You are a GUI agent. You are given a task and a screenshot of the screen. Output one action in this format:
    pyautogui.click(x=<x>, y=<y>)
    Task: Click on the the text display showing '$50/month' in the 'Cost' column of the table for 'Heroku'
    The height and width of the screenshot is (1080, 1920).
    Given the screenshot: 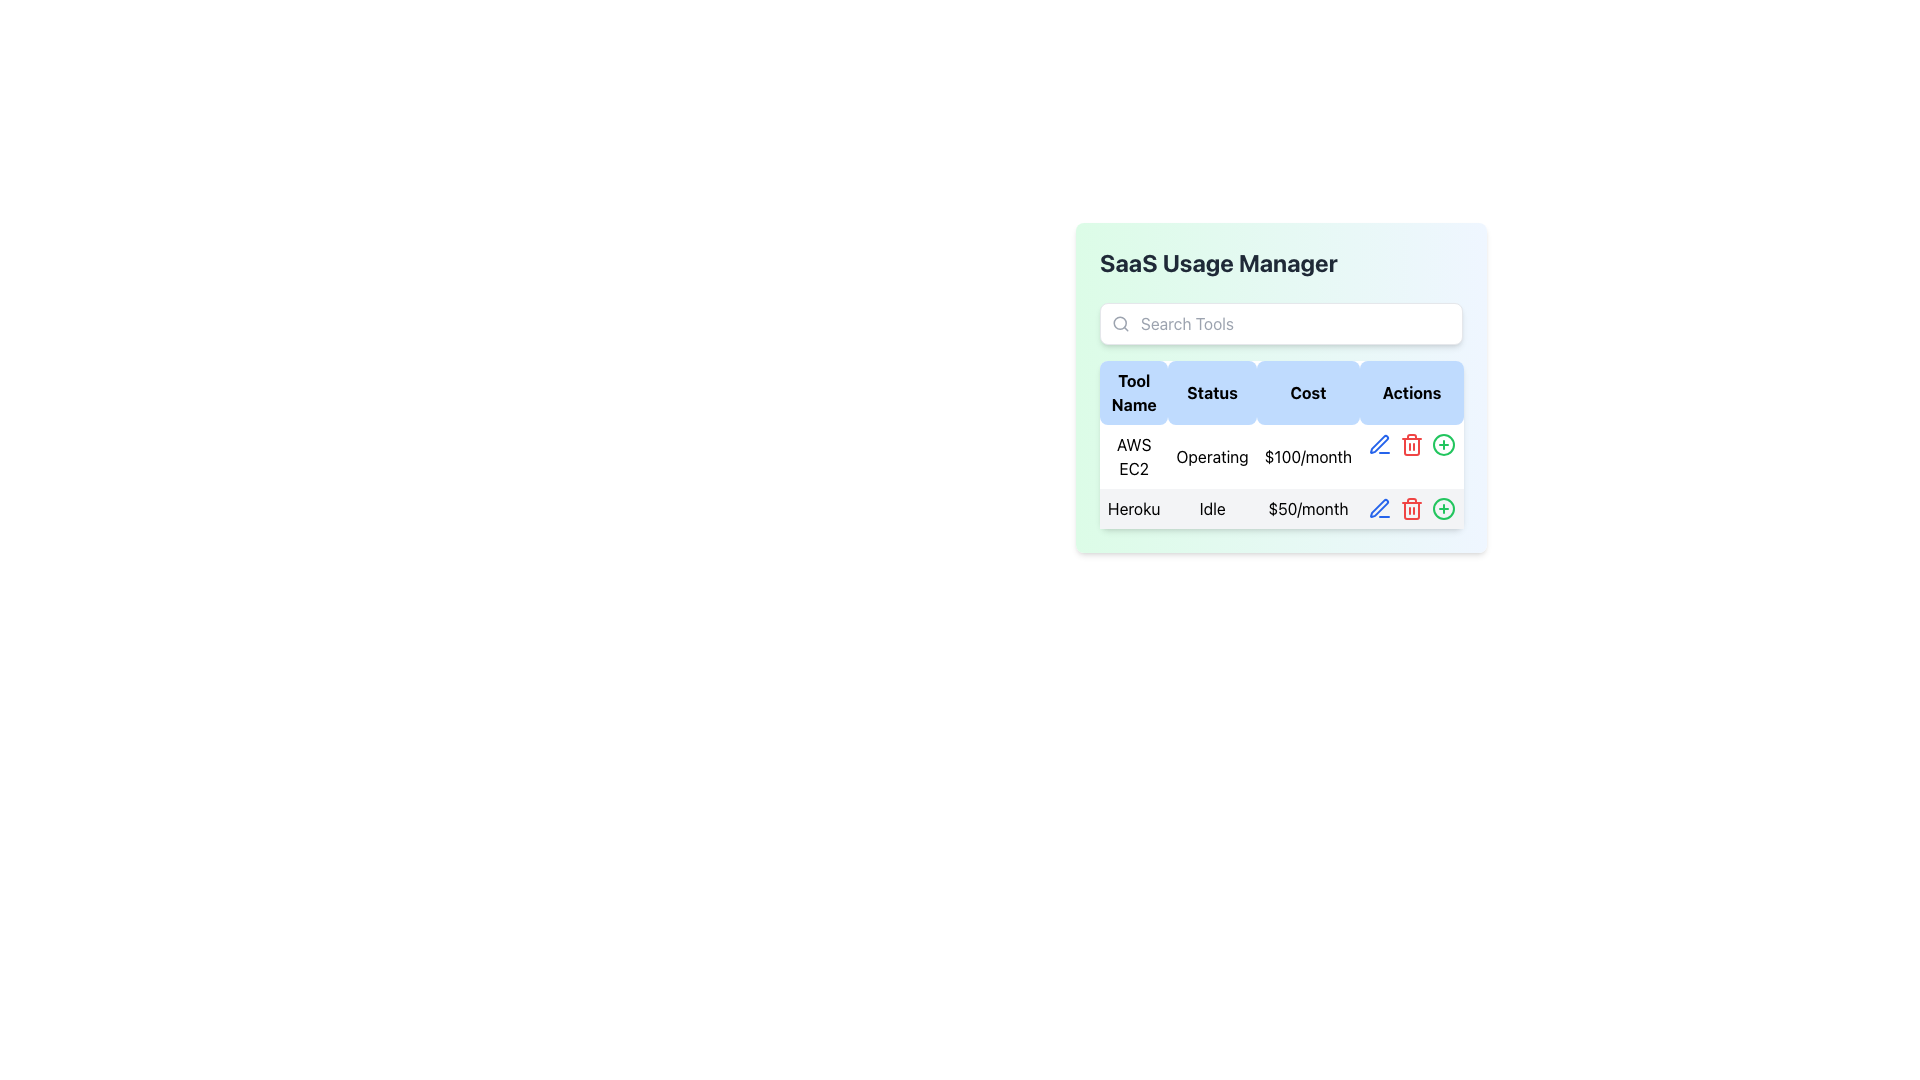 What is the action you would take?
    pyautogui.click(x=1308, y=508)
    